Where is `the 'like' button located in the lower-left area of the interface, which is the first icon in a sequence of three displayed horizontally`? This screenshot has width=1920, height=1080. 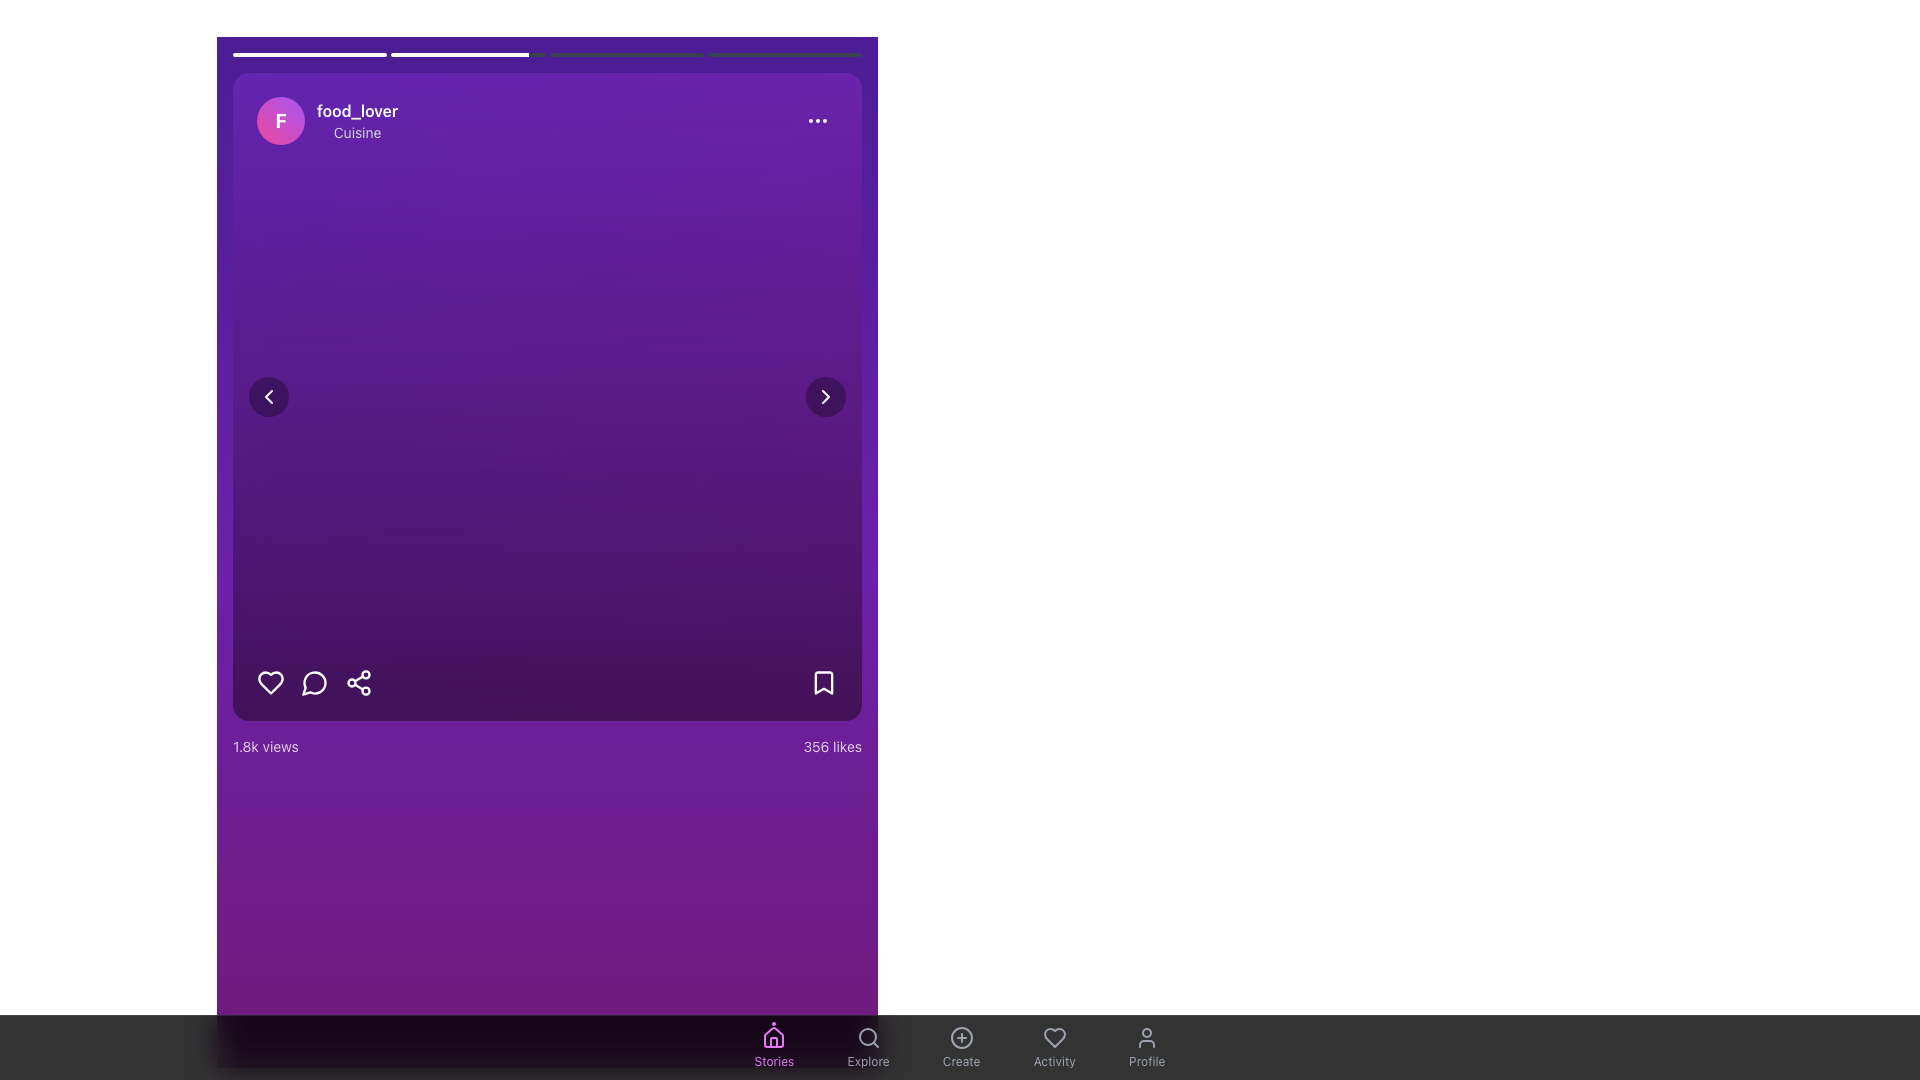
the 'like' button located in the lower-left area of the interface, which is the first icon in a sequence of three displayed horizontally is located at coordinates (269, 681).